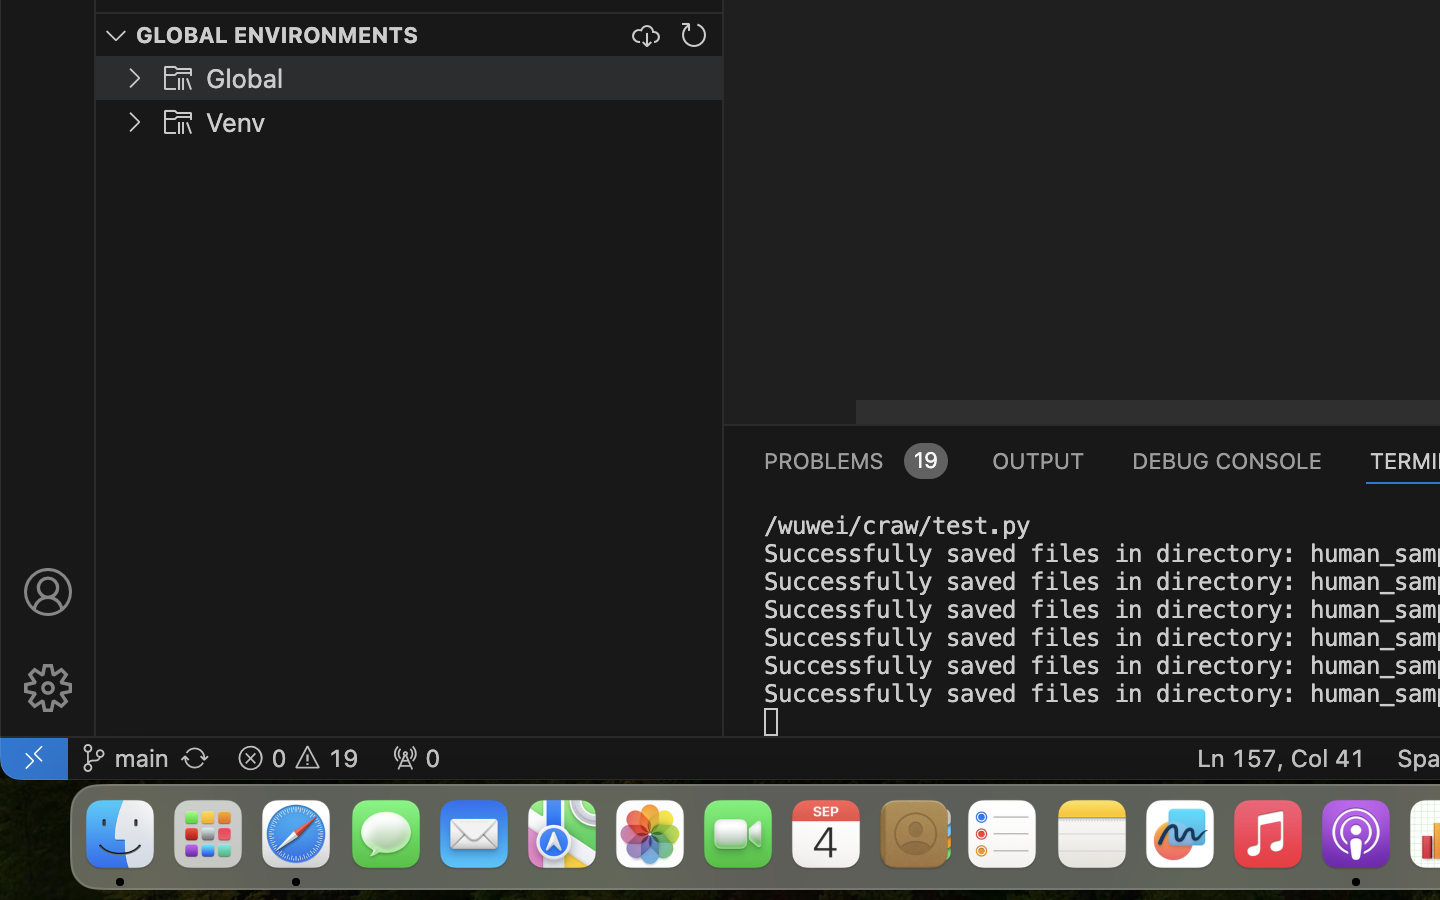 Image resolution: width=1440 pixels, height=900 pixels. I want to click on '0 OUTPUT', so click(1038, 458).